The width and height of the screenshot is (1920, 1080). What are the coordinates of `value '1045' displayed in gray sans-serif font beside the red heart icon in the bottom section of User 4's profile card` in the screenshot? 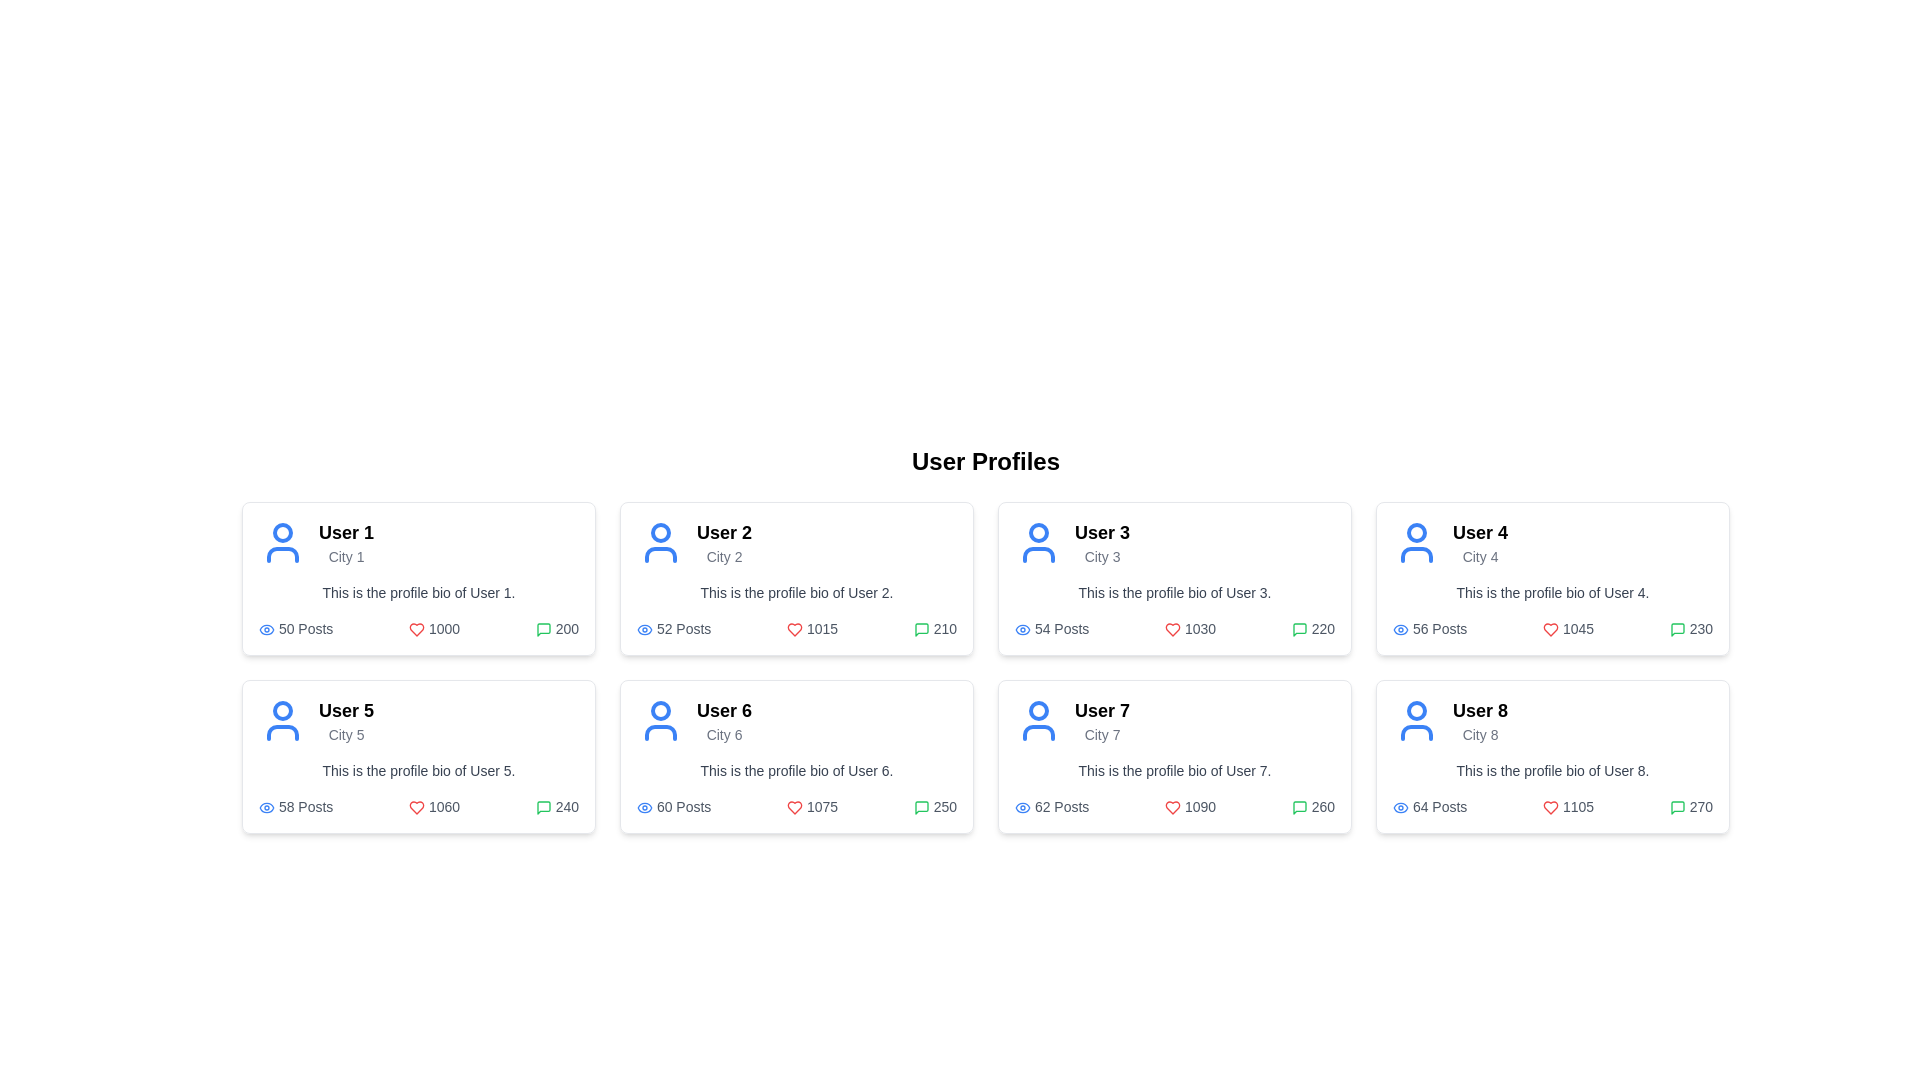 It's located at (1567, 627).